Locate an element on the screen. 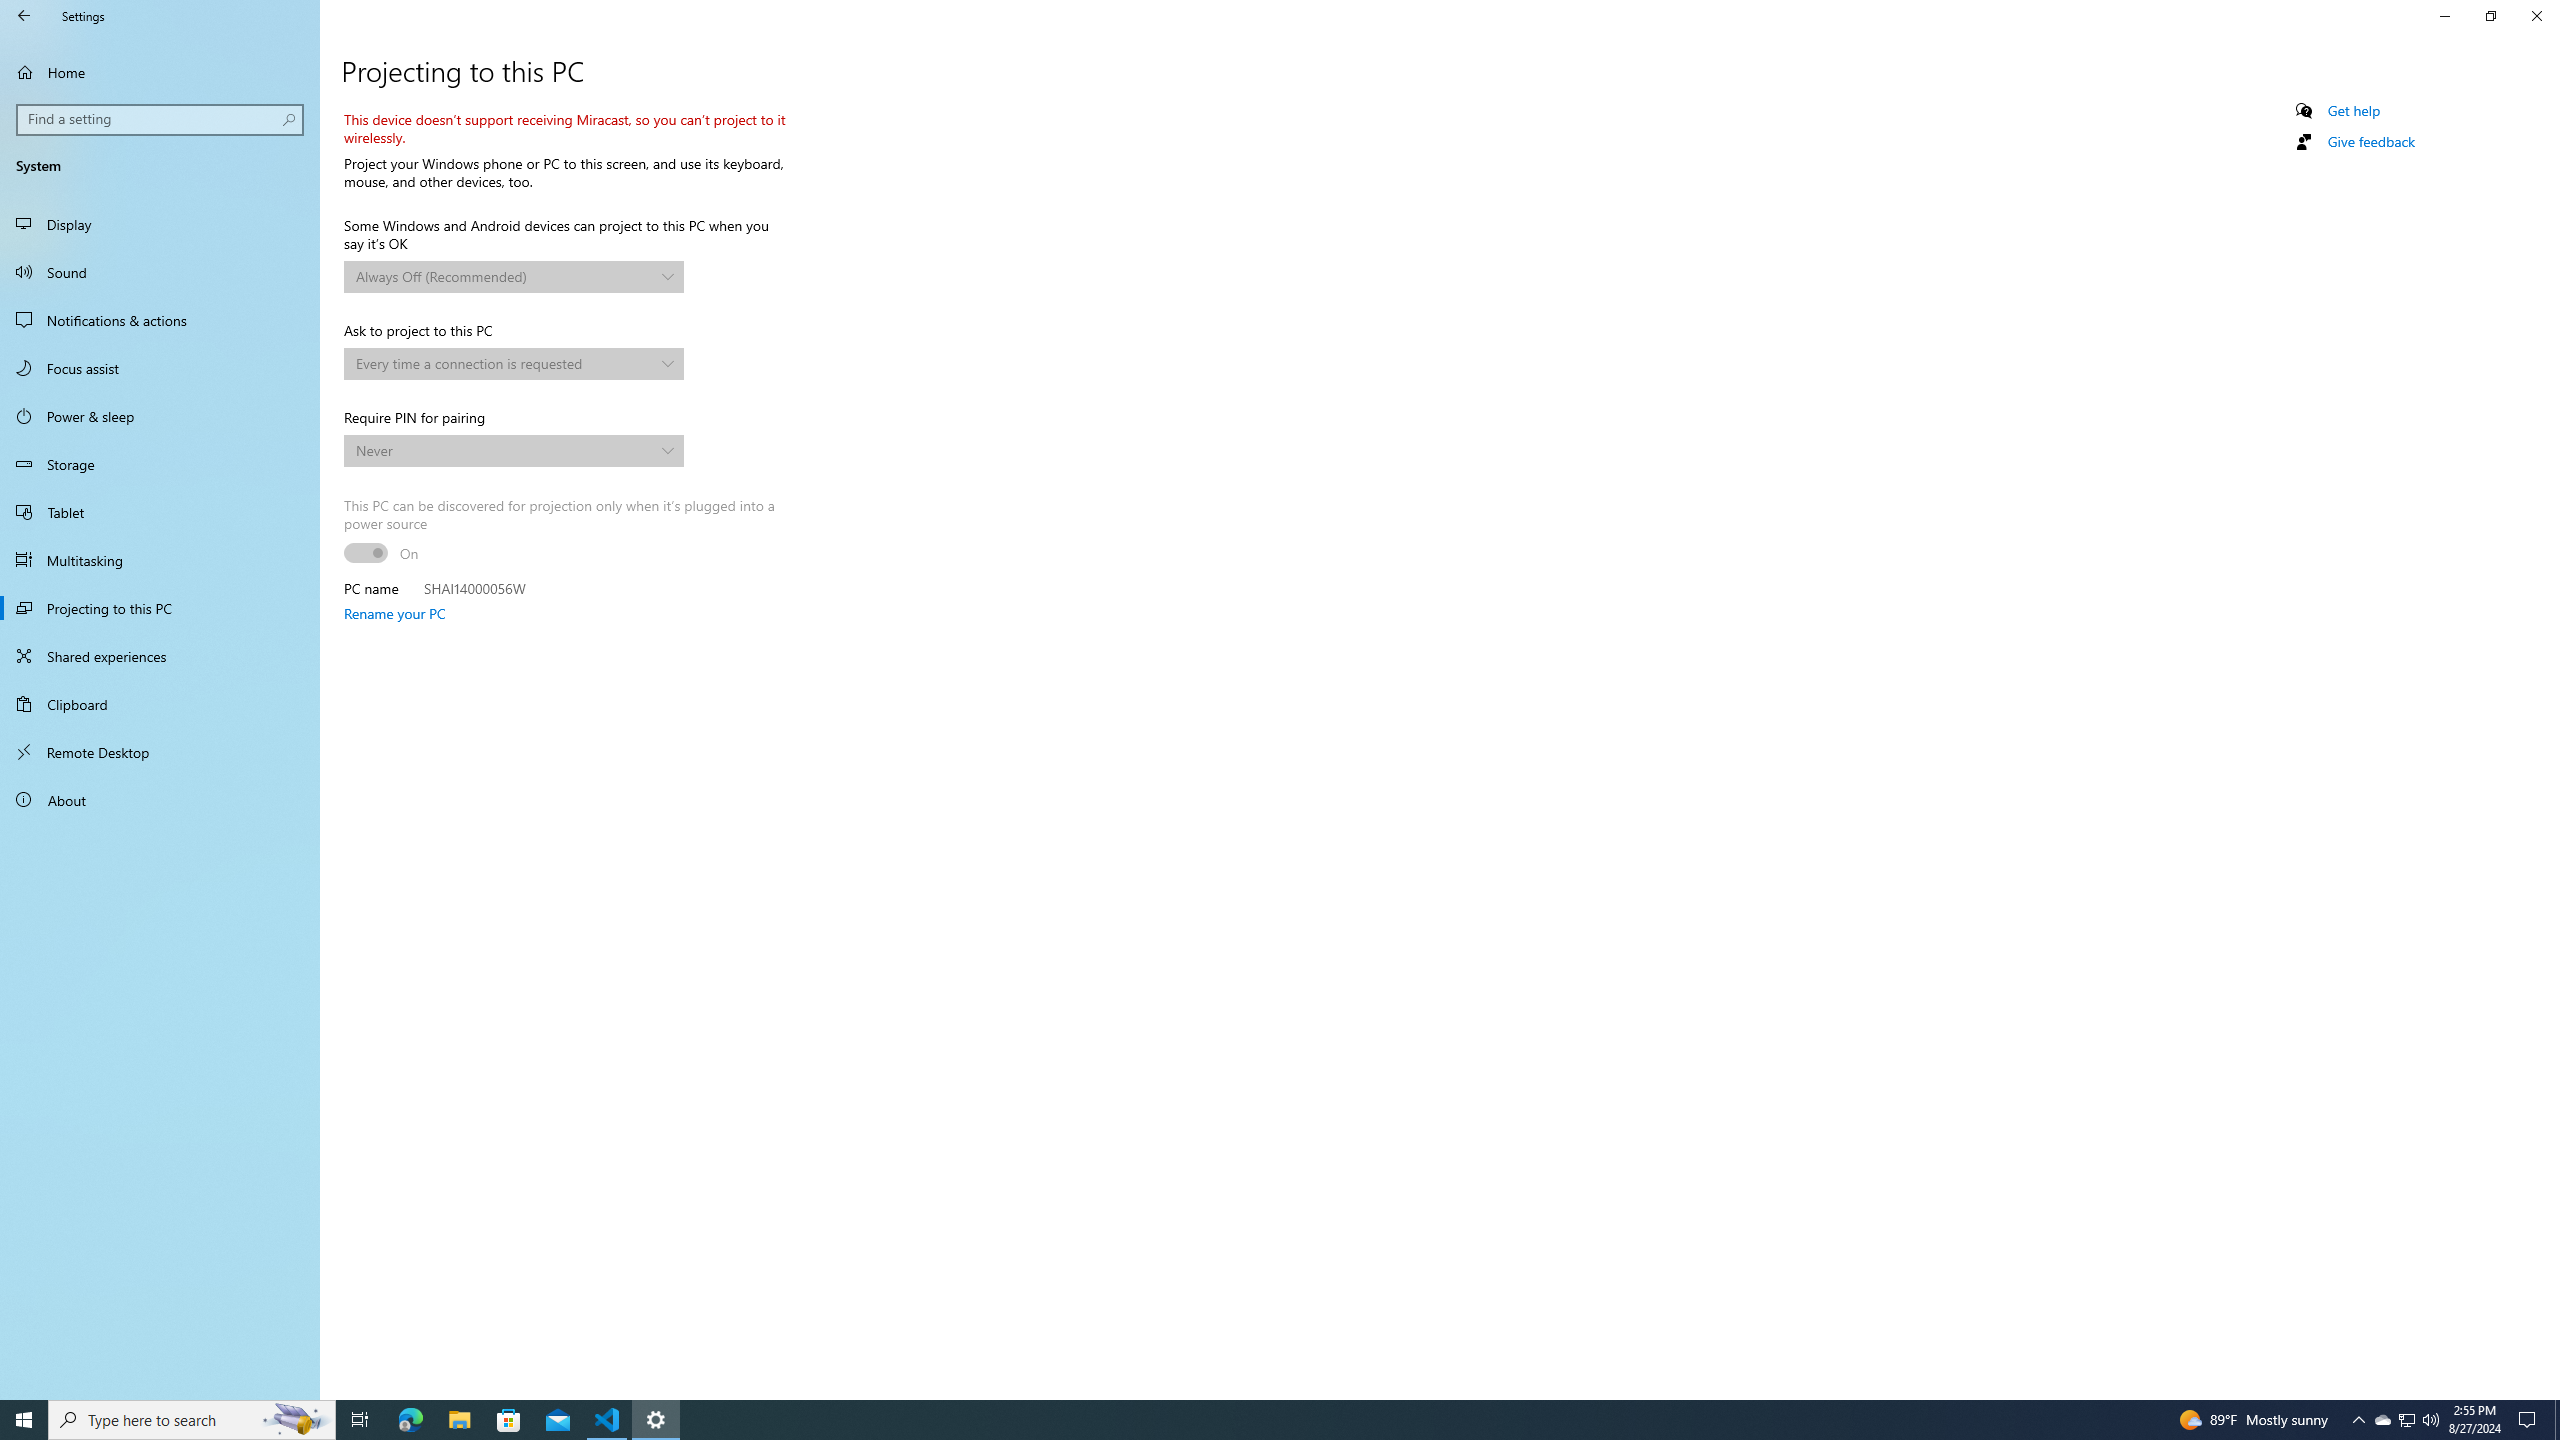 The image size is (2560, 1440). 'About' is located at coordinates (159, 798).